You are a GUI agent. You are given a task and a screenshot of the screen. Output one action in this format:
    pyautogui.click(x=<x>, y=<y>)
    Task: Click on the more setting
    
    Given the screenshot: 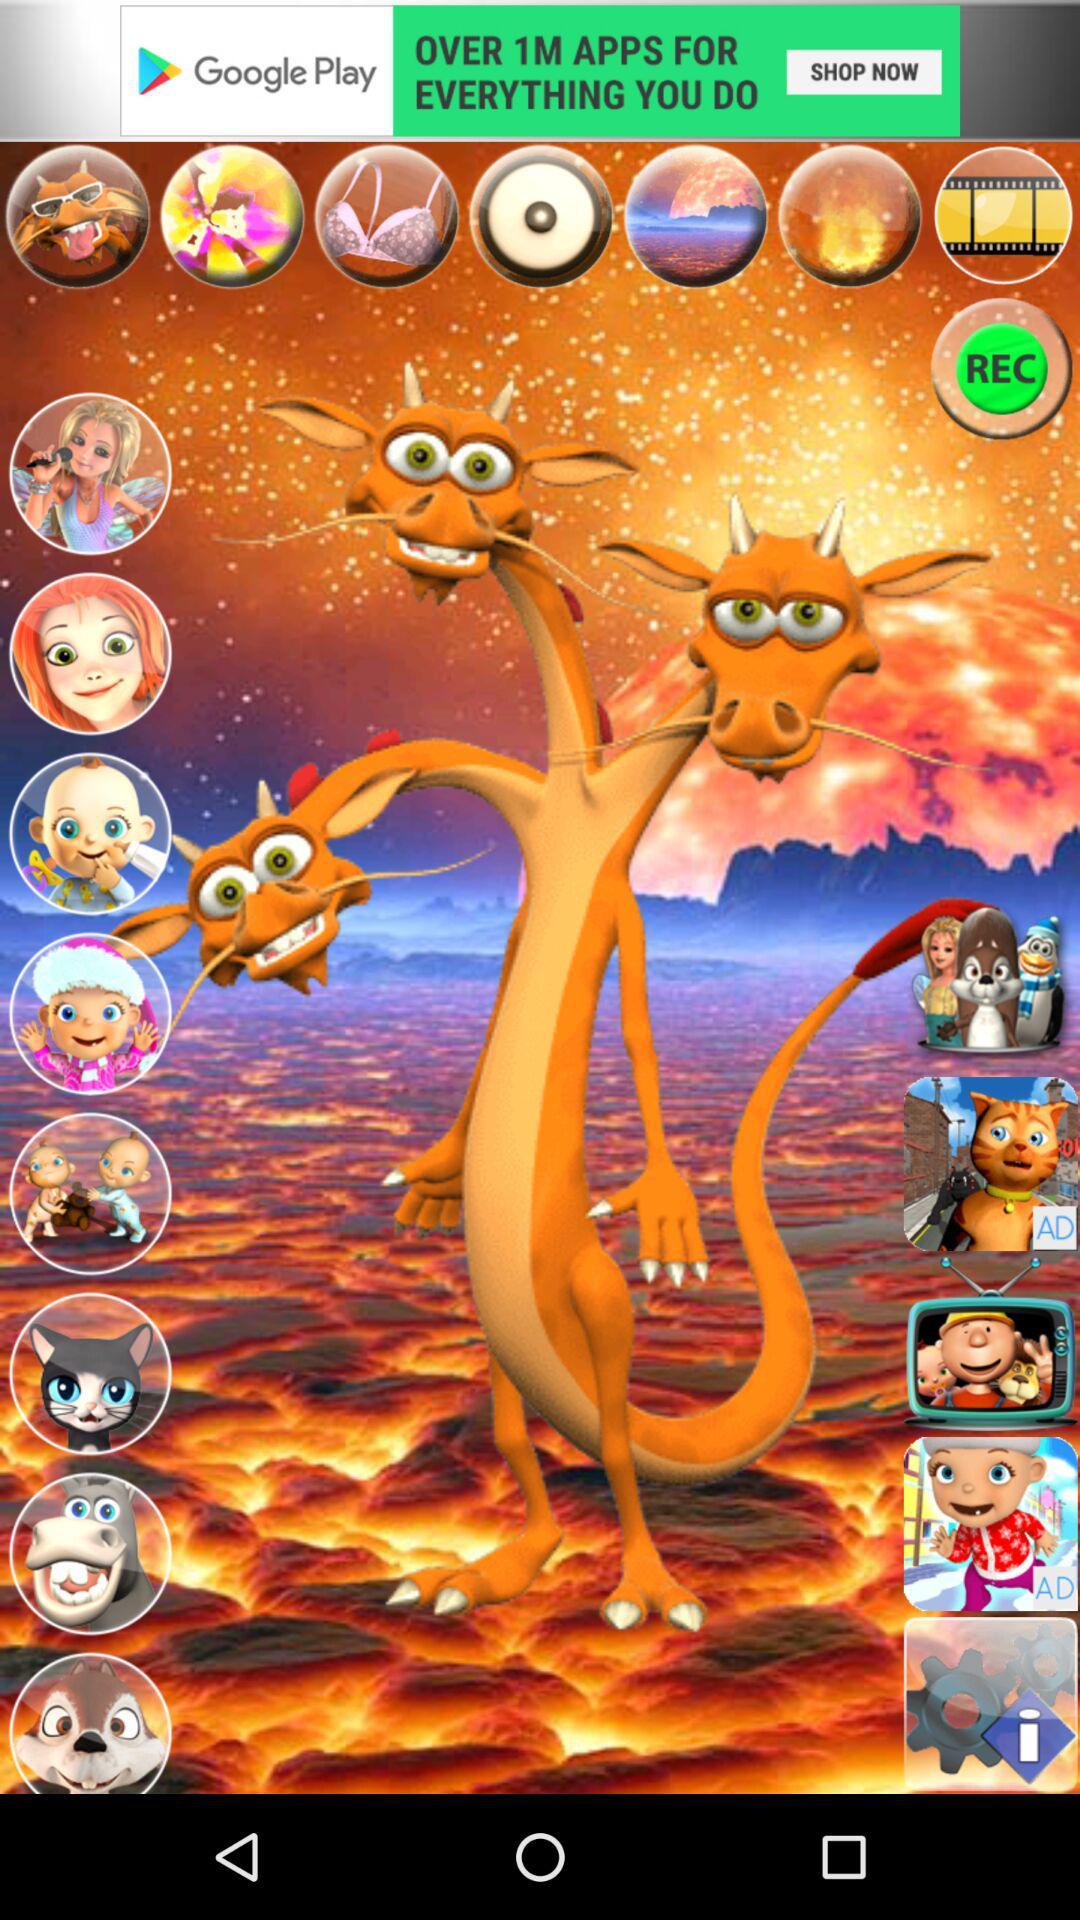 What is the action you would take?
    pyautogui.click(x=990, y=1703)
    